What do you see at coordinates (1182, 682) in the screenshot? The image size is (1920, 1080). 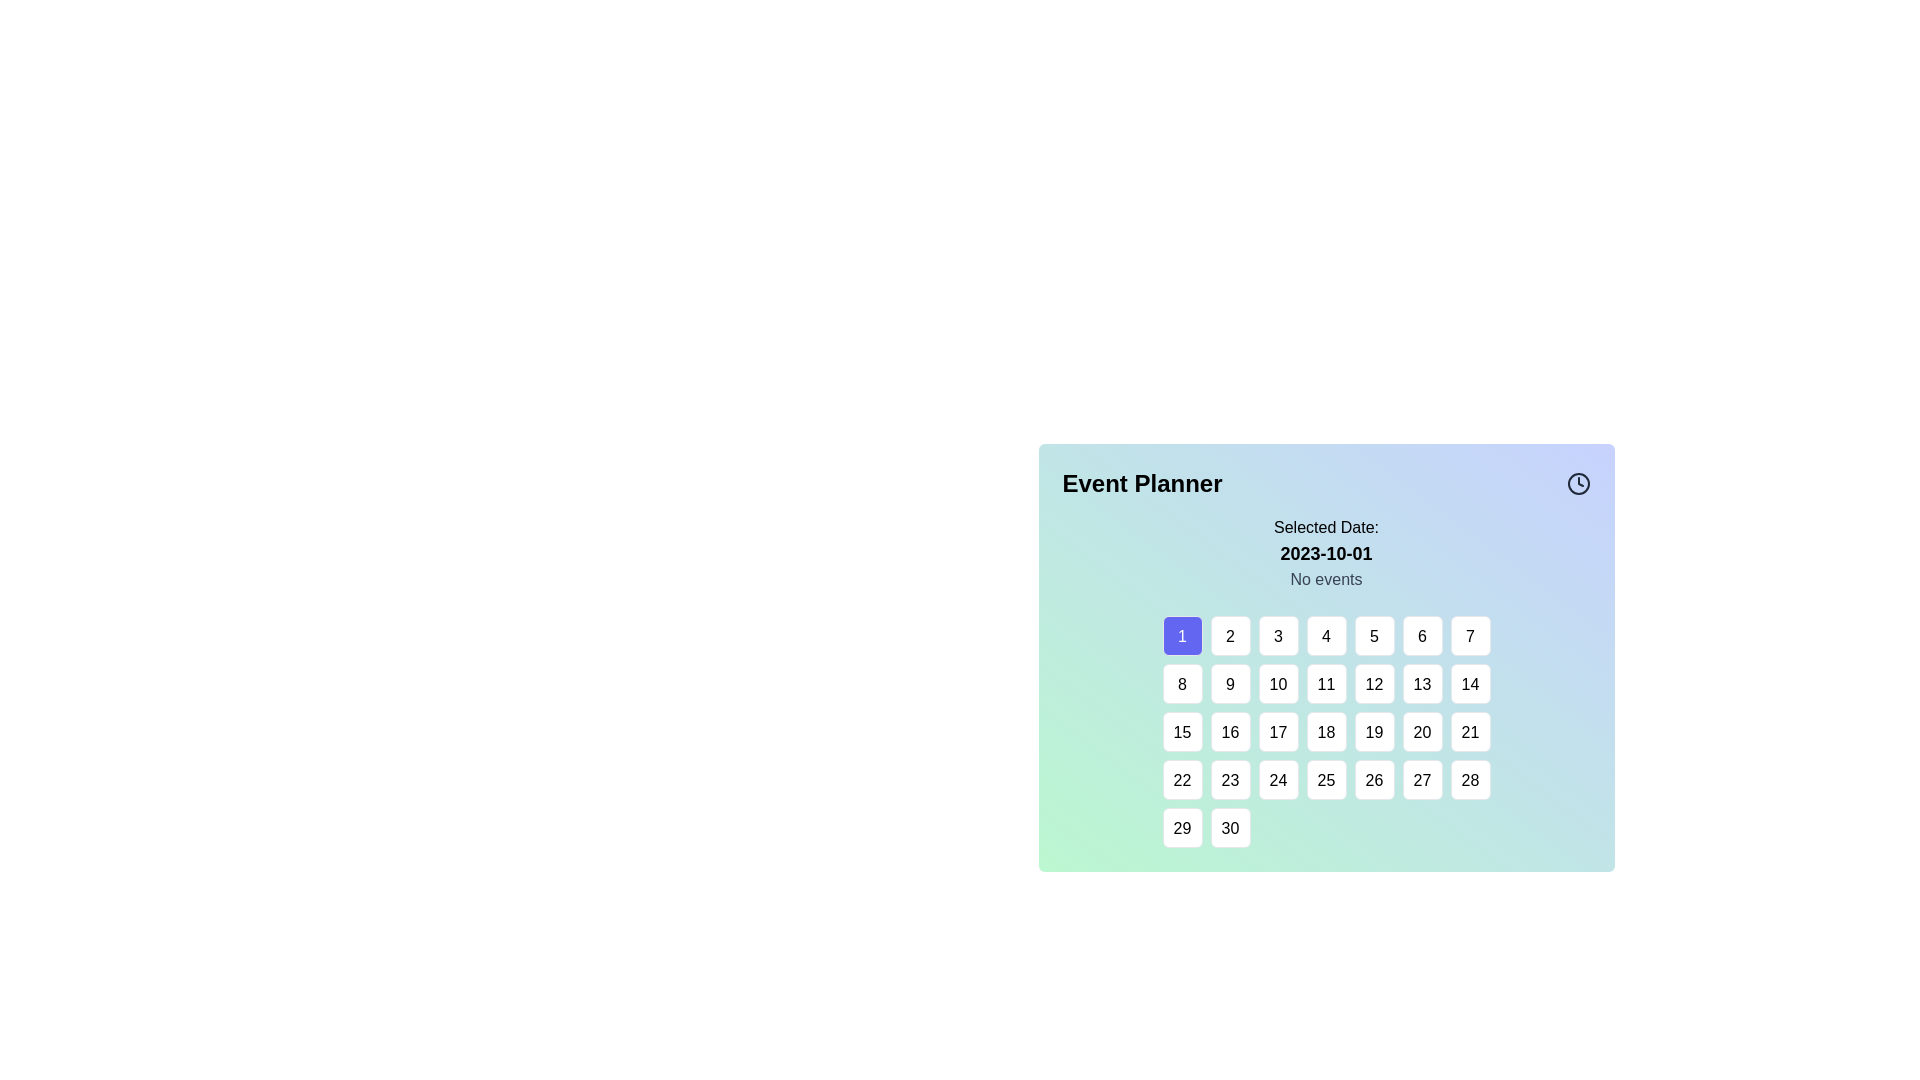 I see `the square-shaped button displaying '8' located in the second row and first column of the calendar grid` at bounding box center [1182, 682].